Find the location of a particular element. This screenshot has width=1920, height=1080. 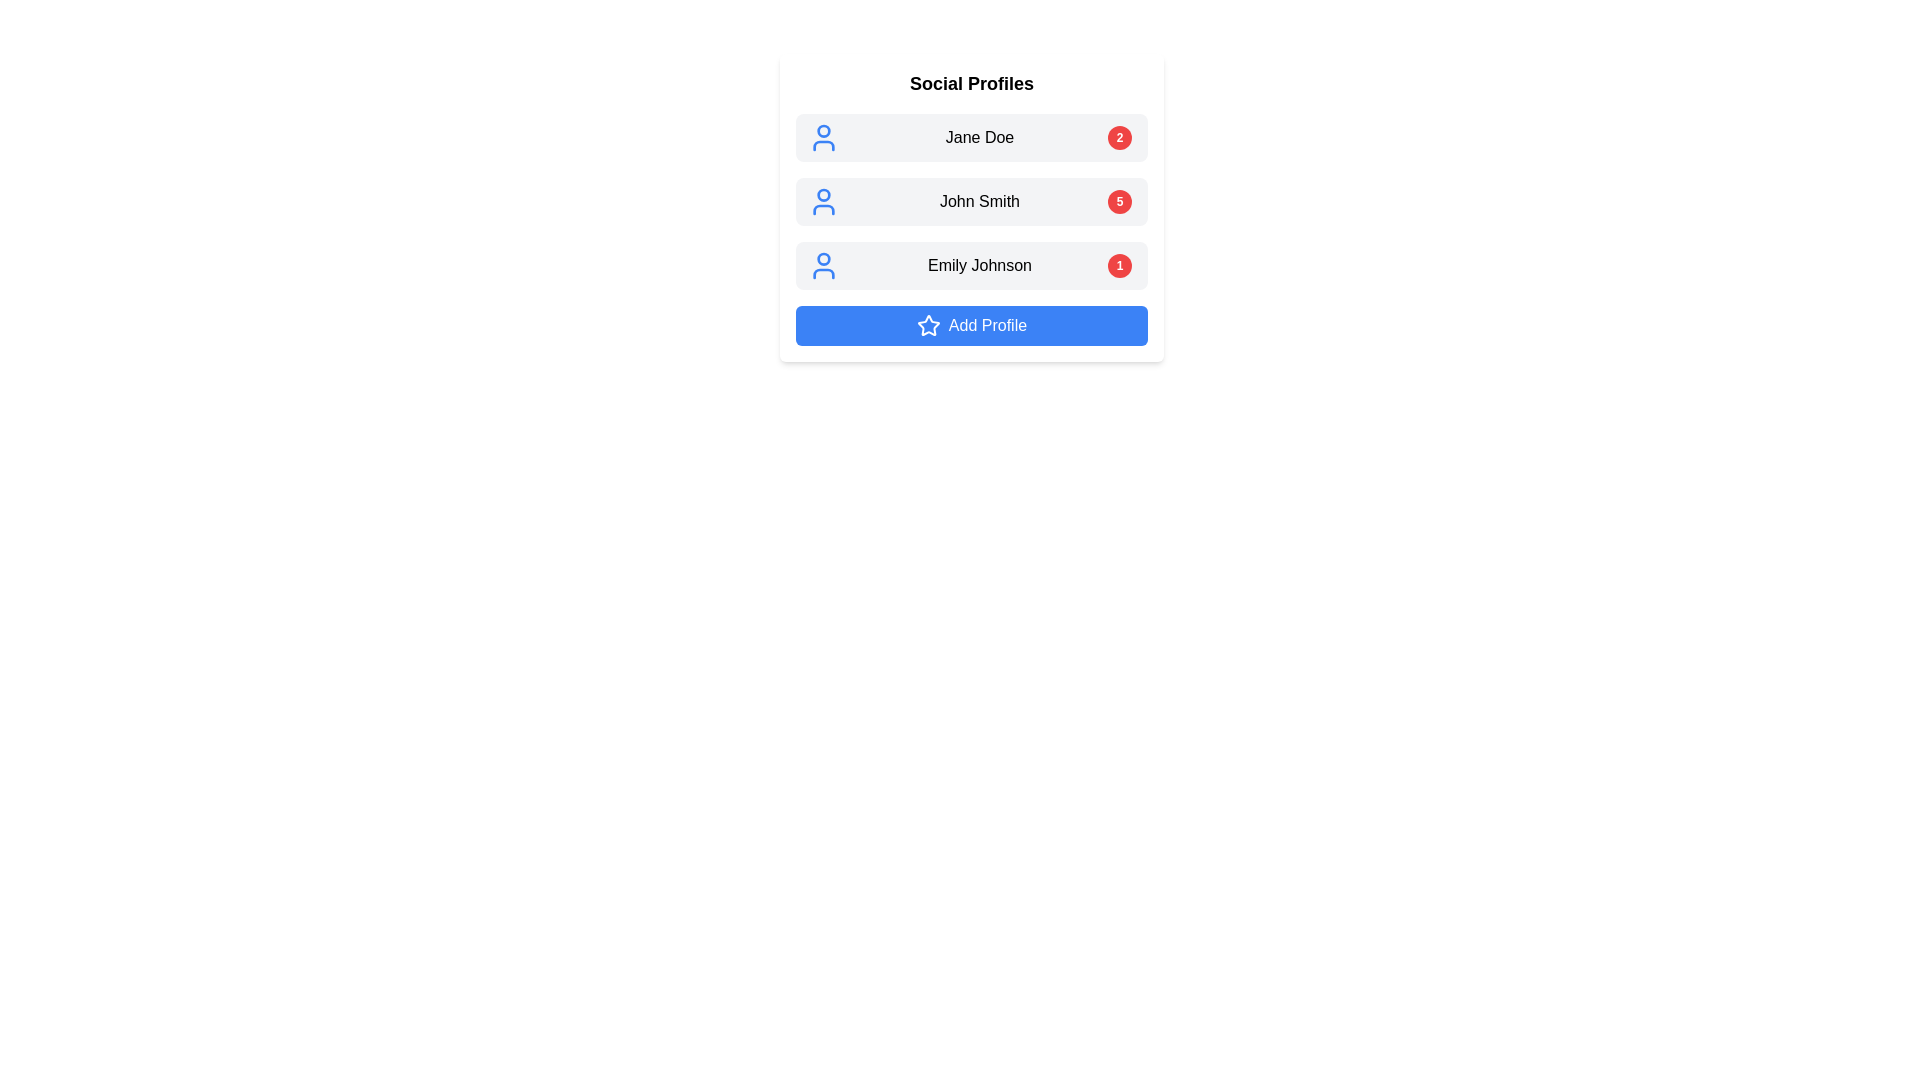

the user profile icon representing 'Emily Johnson', which is the third entry in the list of user profiles, located to the left of the profile name and adjacent to the notification bubble is located at coordinates (824, 265).